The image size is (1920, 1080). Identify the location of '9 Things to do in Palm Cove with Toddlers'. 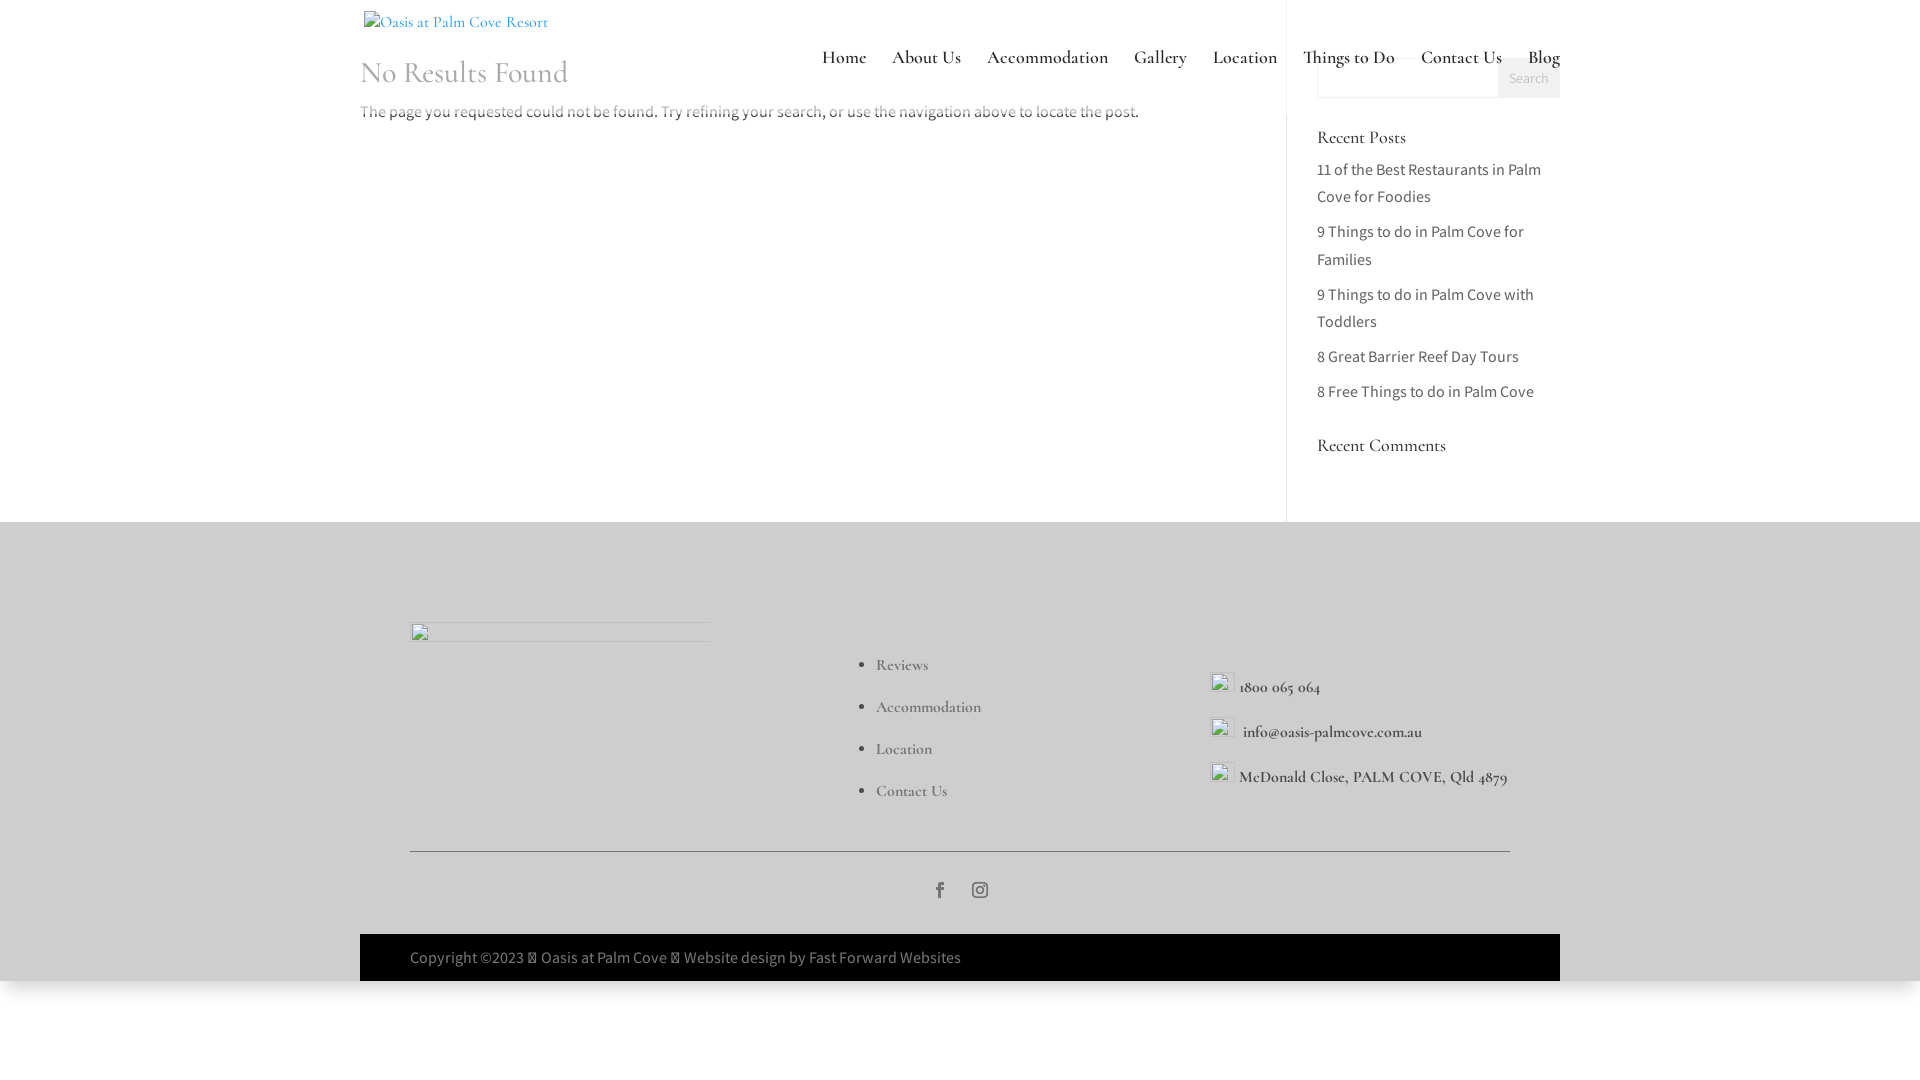
(1424, 308).